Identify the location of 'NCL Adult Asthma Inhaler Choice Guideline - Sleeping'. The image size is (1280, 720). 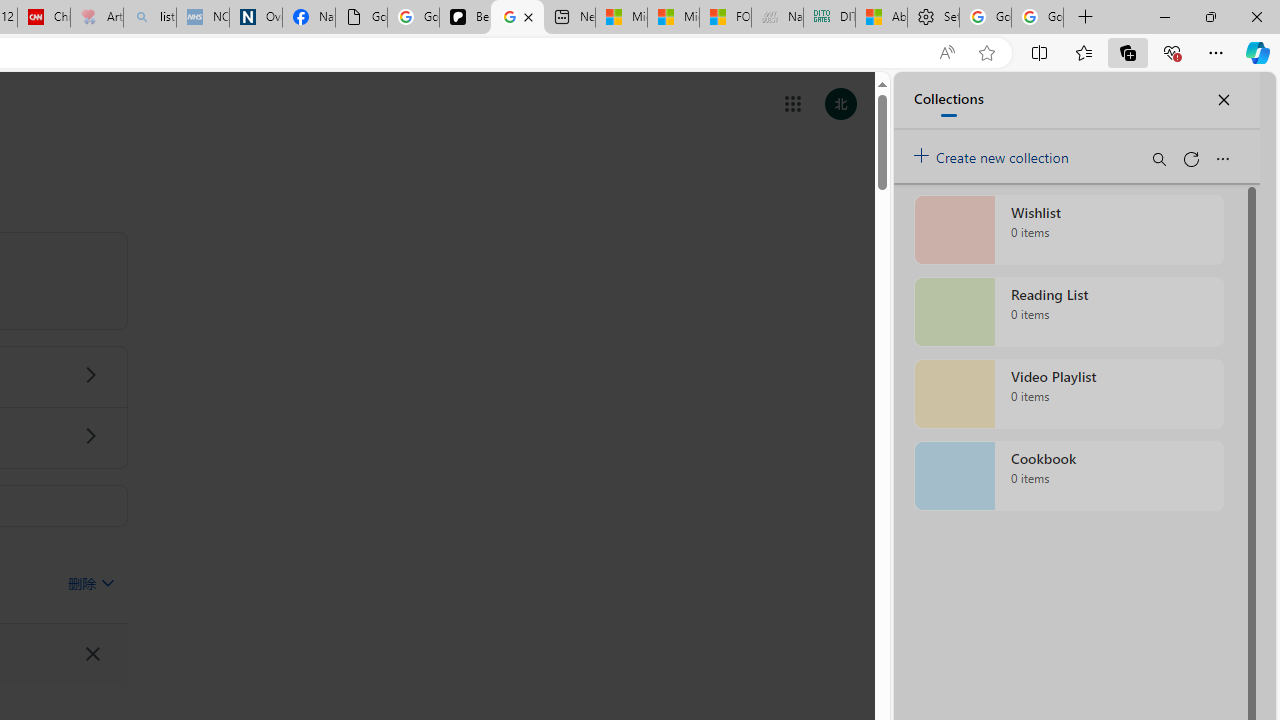
(202, 17).